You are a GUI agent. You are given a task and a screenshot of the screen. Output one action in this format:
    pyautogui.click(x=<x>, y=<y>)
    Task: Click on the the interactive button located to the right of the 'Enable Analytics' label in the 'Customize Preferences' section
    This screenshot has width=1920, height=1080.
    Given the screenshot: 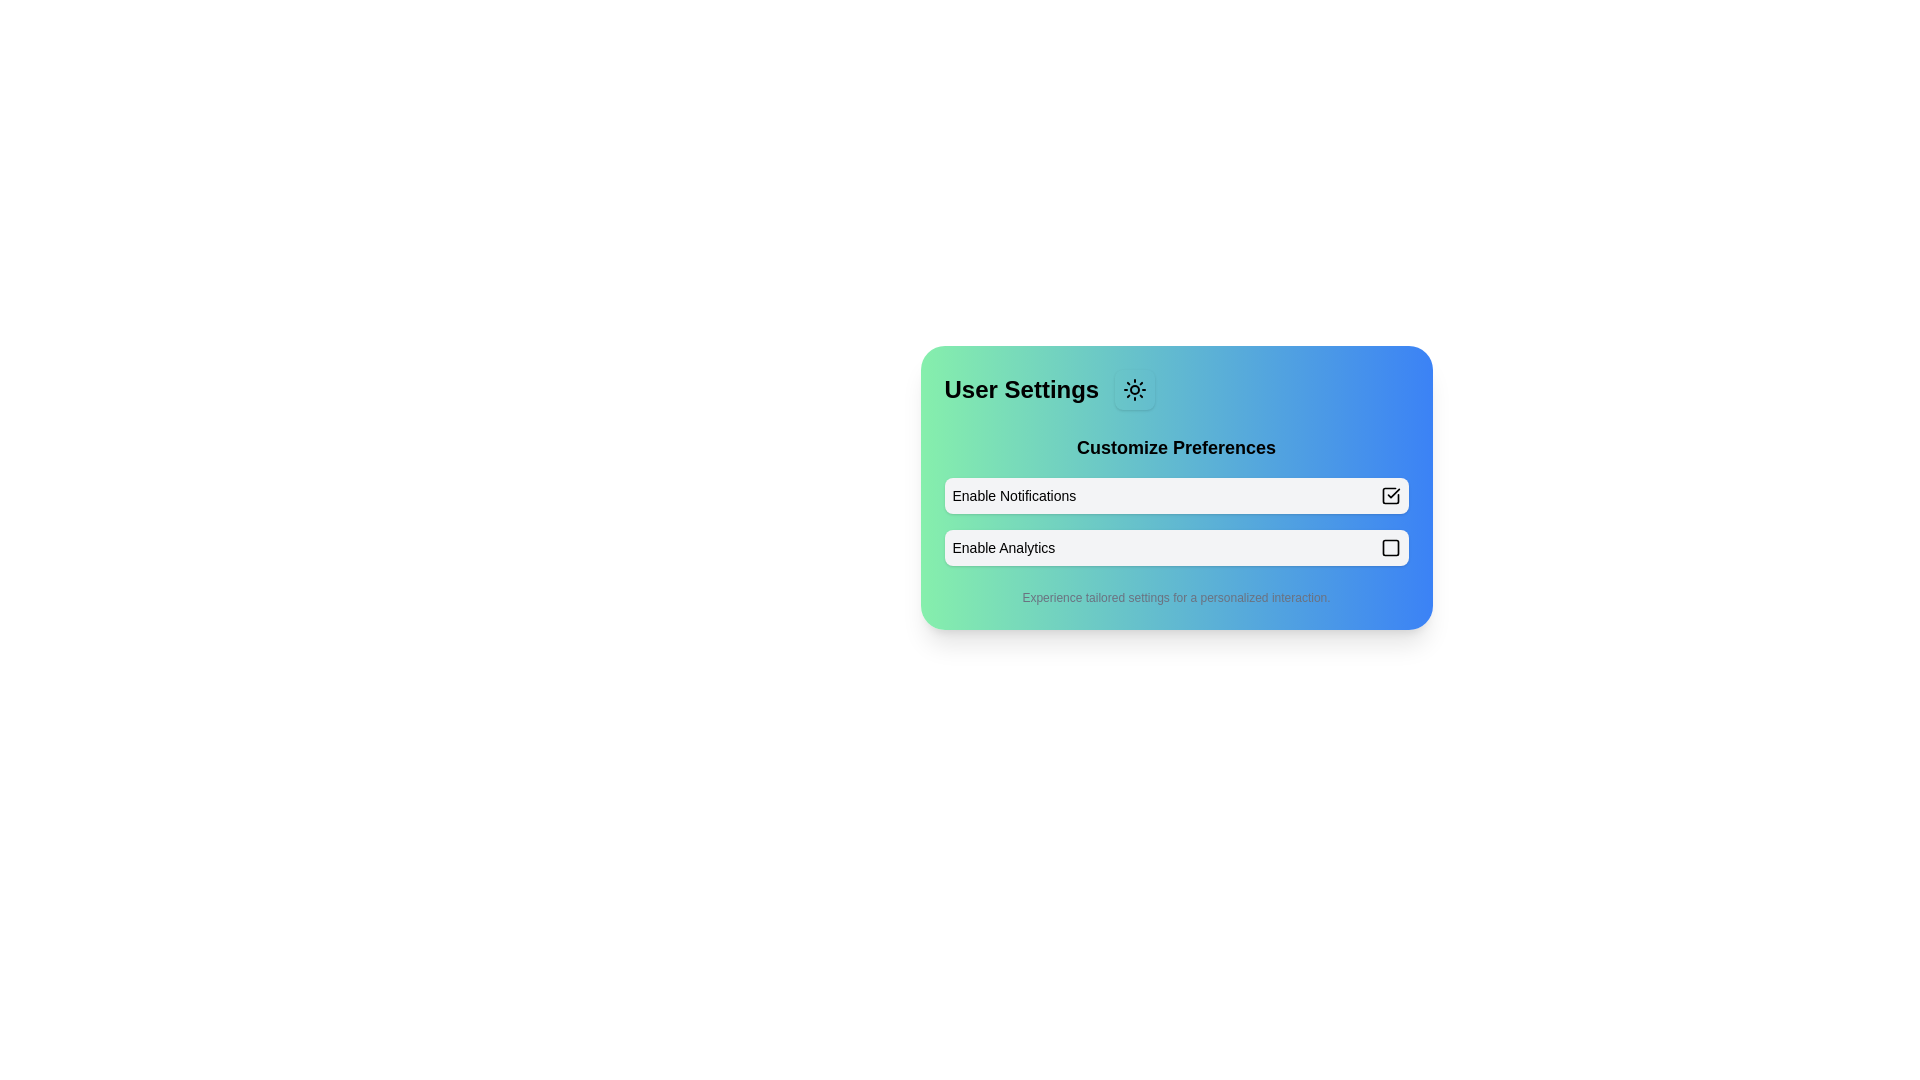 What is the action you would take?
    pyautogui.click(x=1389, y=547)
    